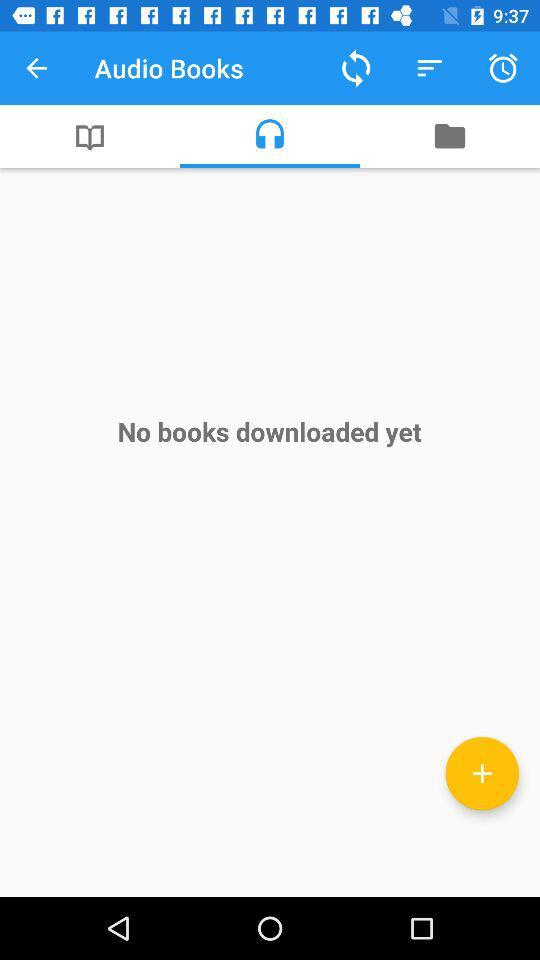 The height and width of the screenshot is (960, 540). What do you see at coordinates (36, 68) in the screenshot?
I see `icon to the left of the audio books item` at bounding box center [36, 68].